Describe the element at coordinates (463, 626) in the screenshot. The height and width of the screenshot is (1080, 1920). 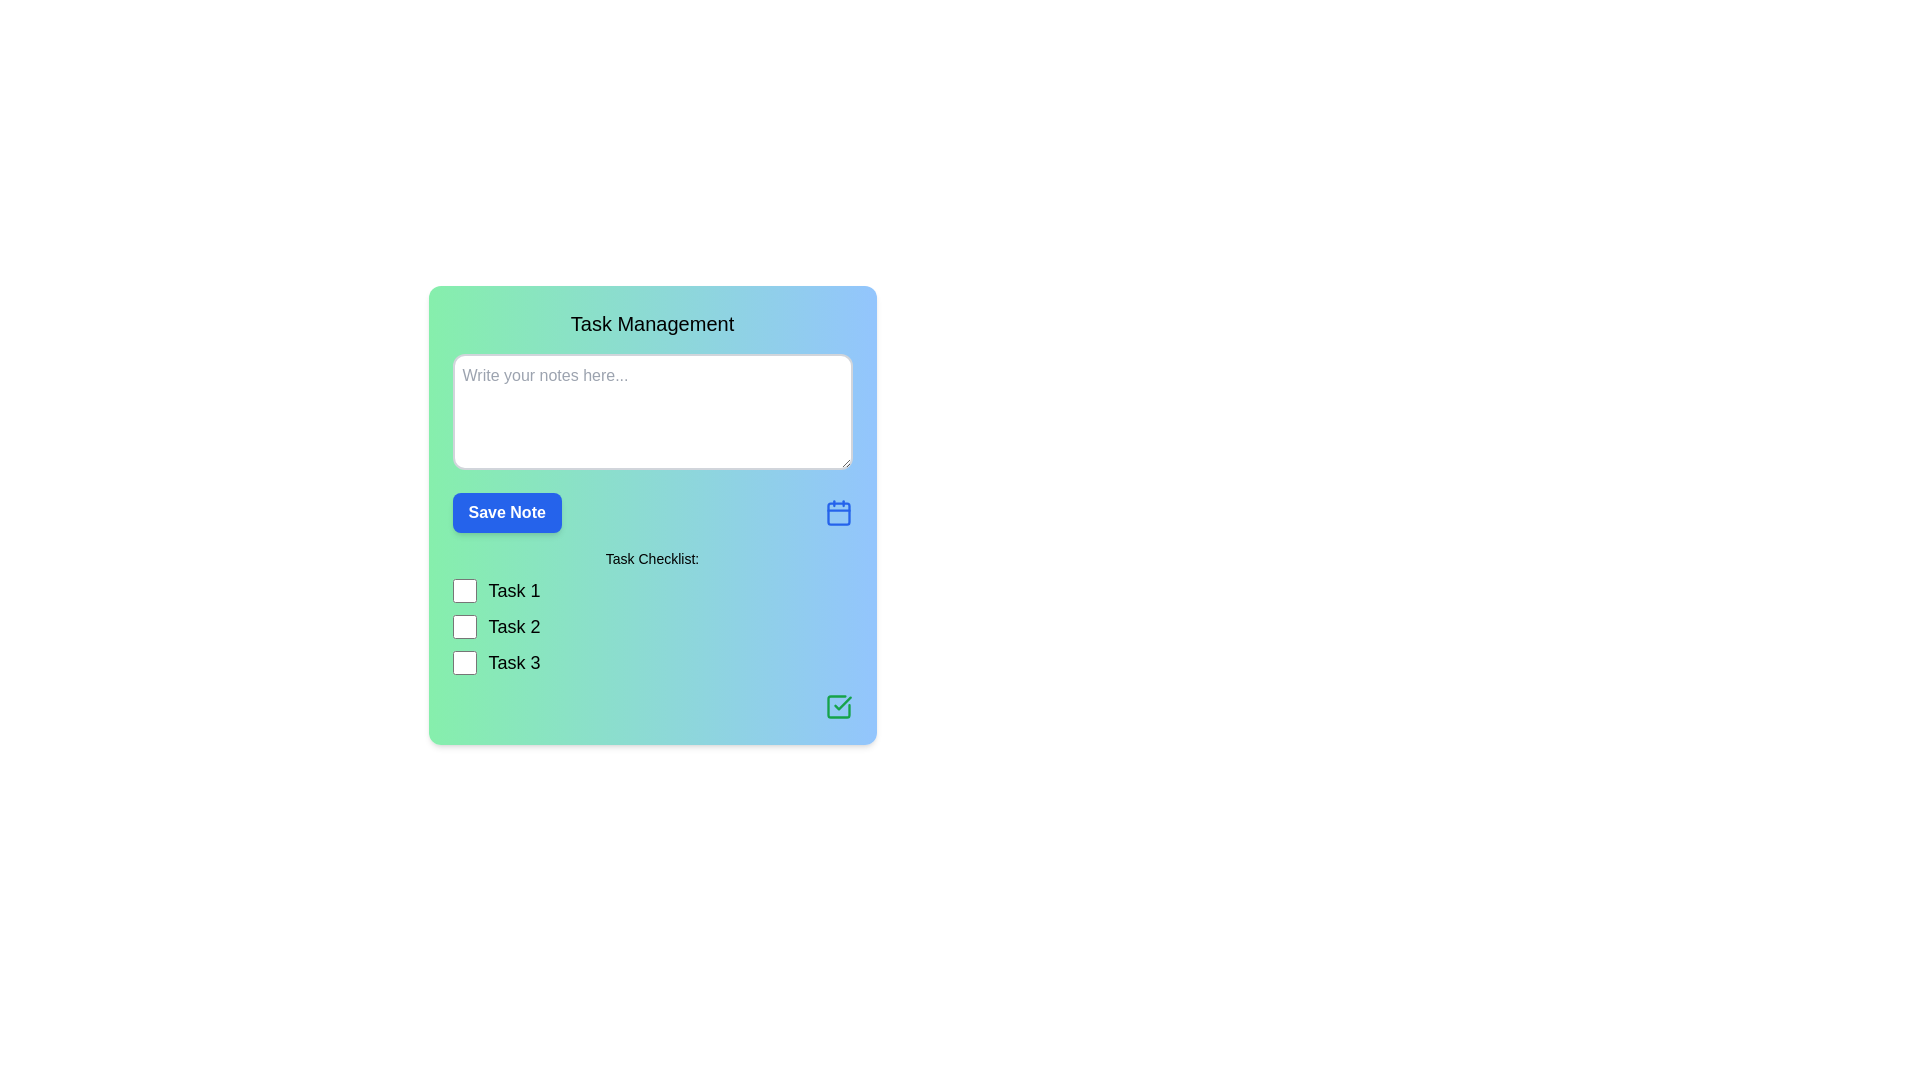
I see `the checkbox for 'Task 2' in the task checklist to mark or unmark the item` at that location.